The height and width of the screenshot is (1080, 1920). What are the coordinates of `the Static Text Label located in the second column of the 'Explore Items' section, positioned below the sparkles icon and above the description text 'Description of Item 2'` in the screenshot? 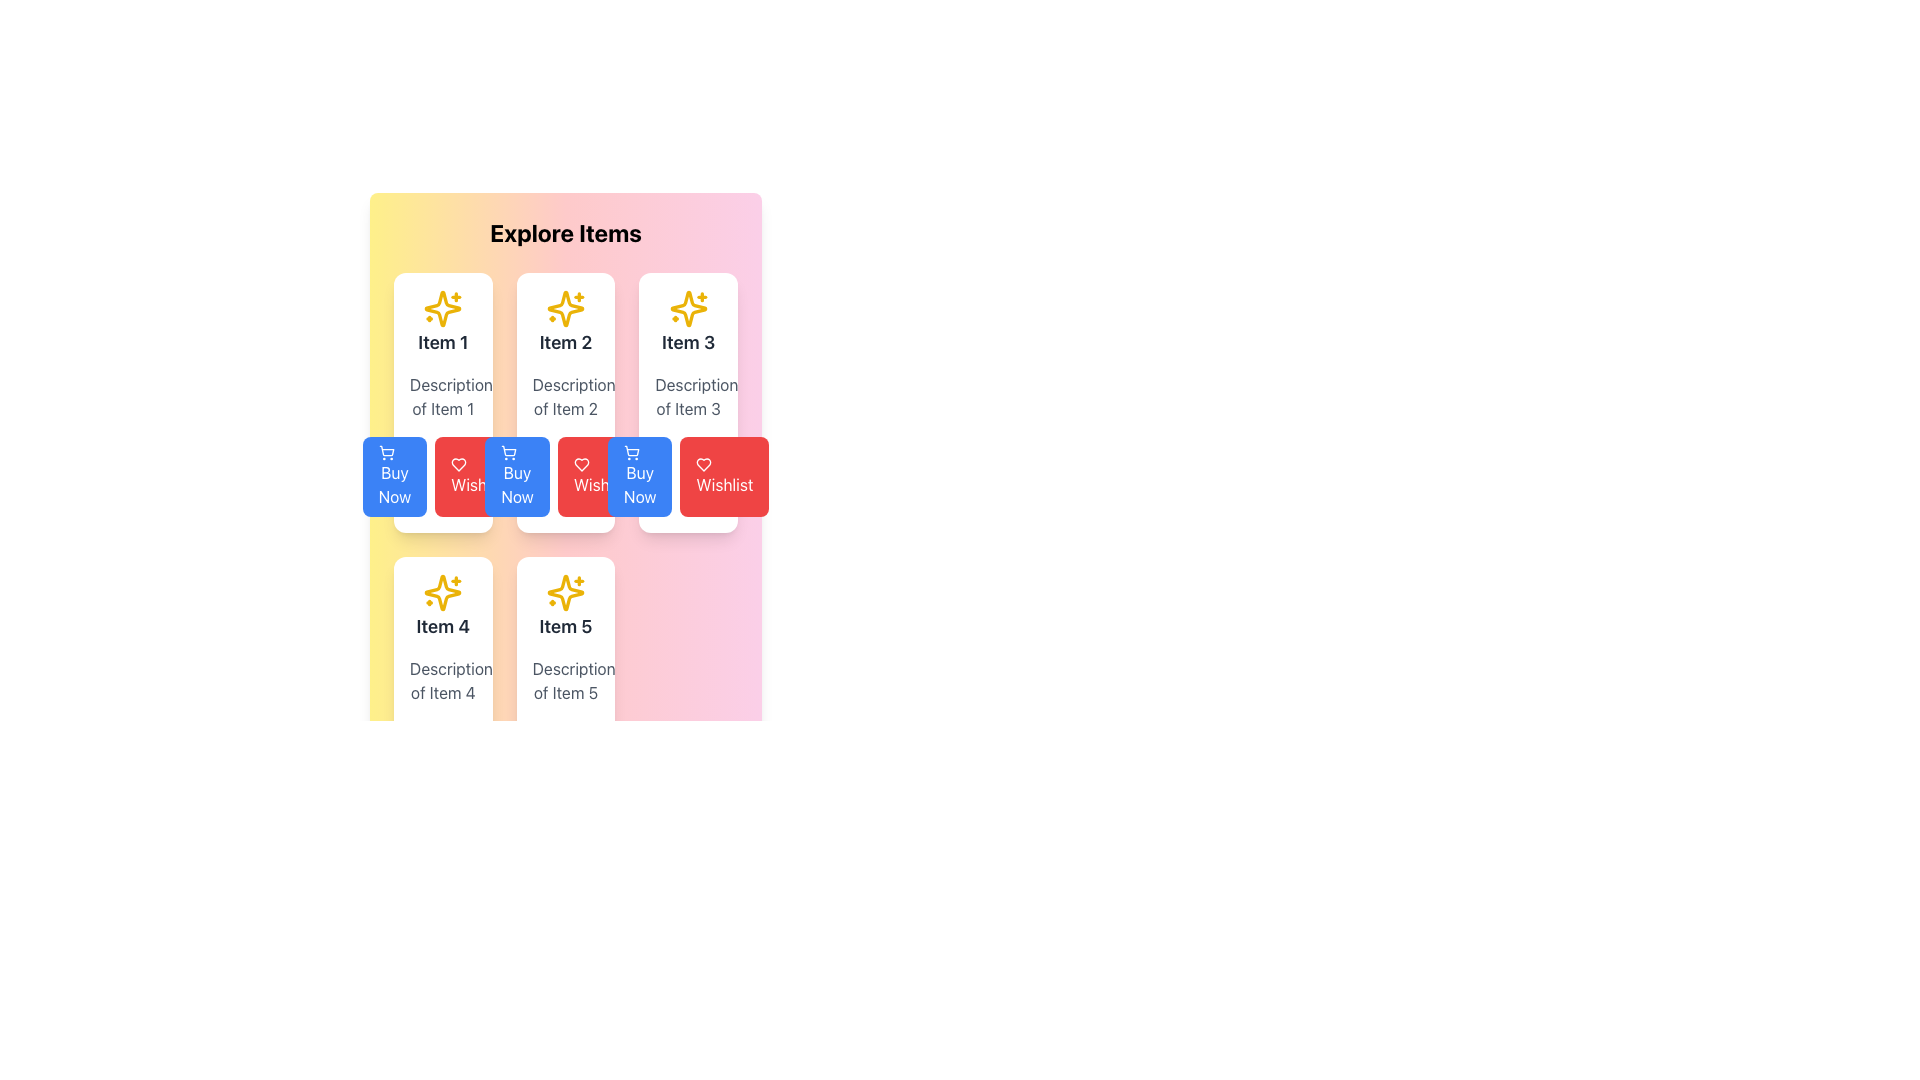 It's located at (565, 342).